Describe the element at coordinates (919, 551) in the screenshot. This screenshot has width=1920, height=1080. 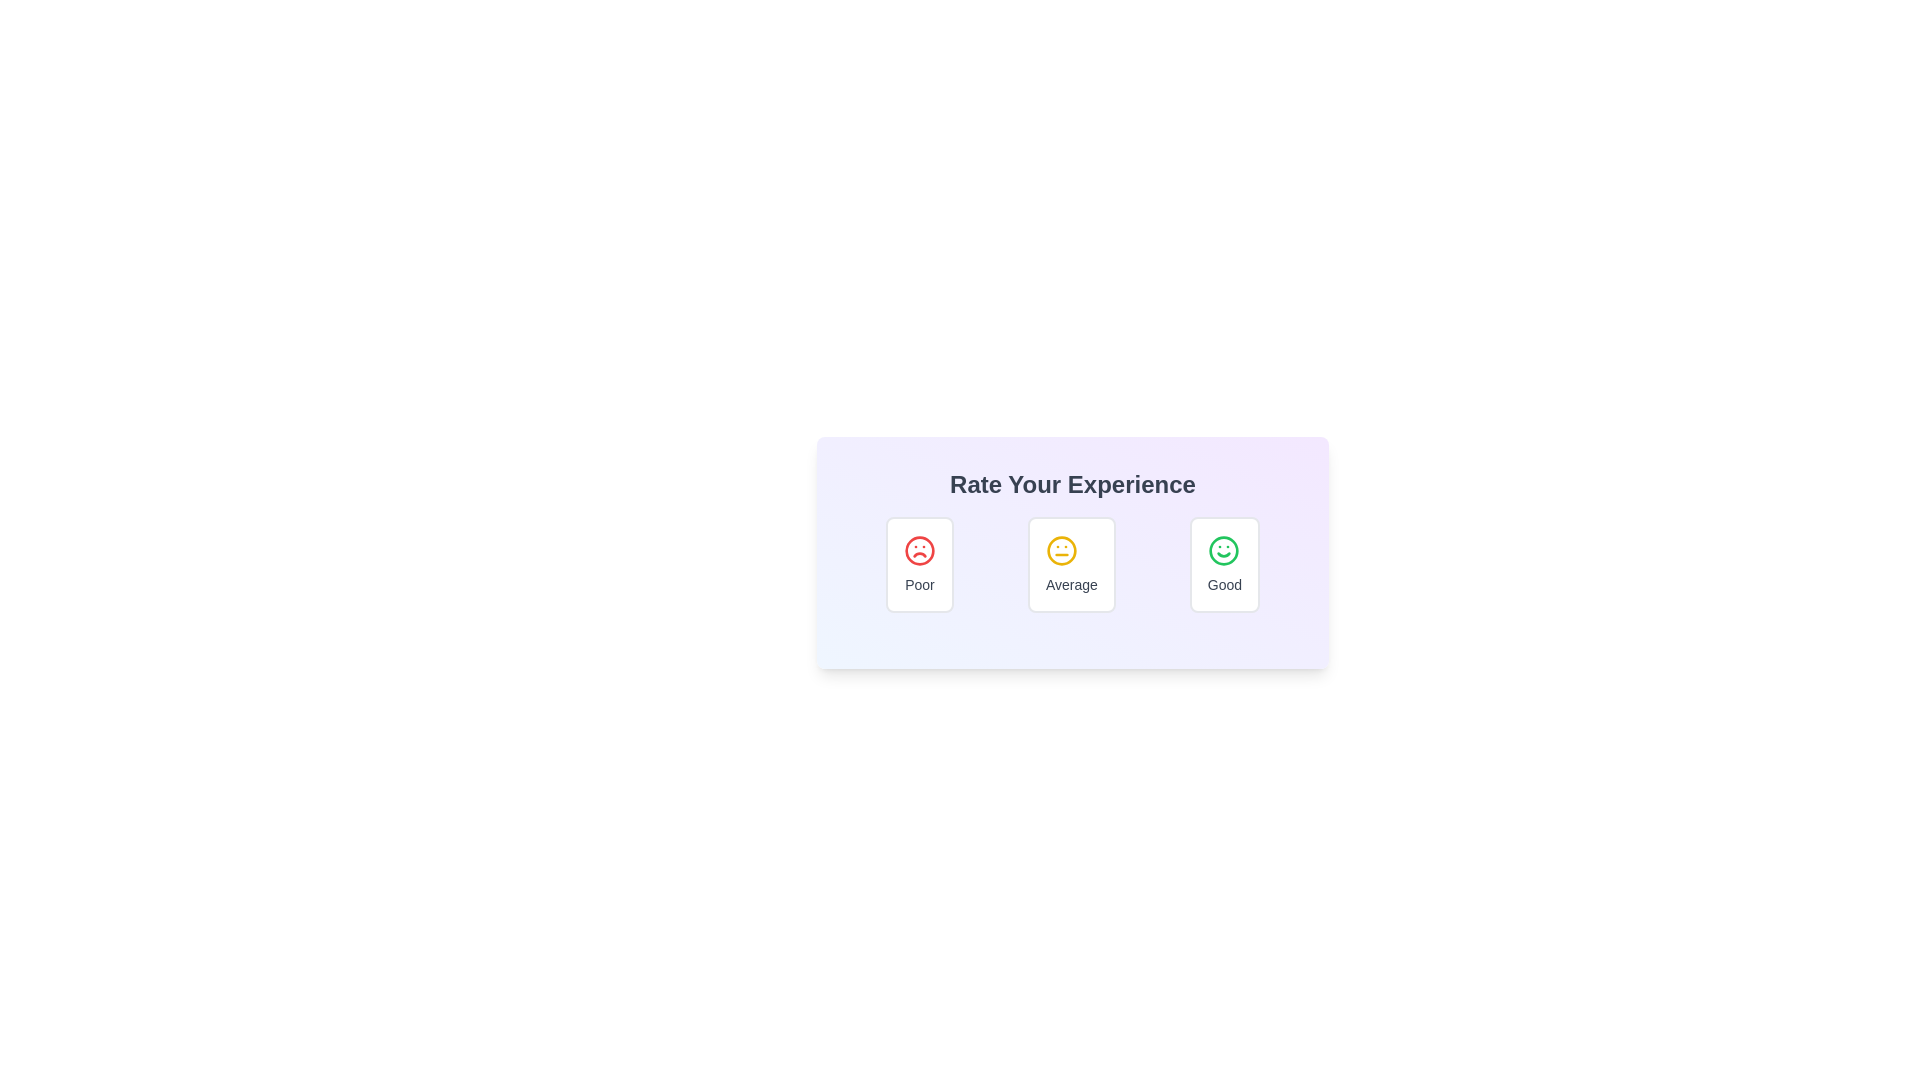
I see `the 'Poor' rating indicator icon` at that location.